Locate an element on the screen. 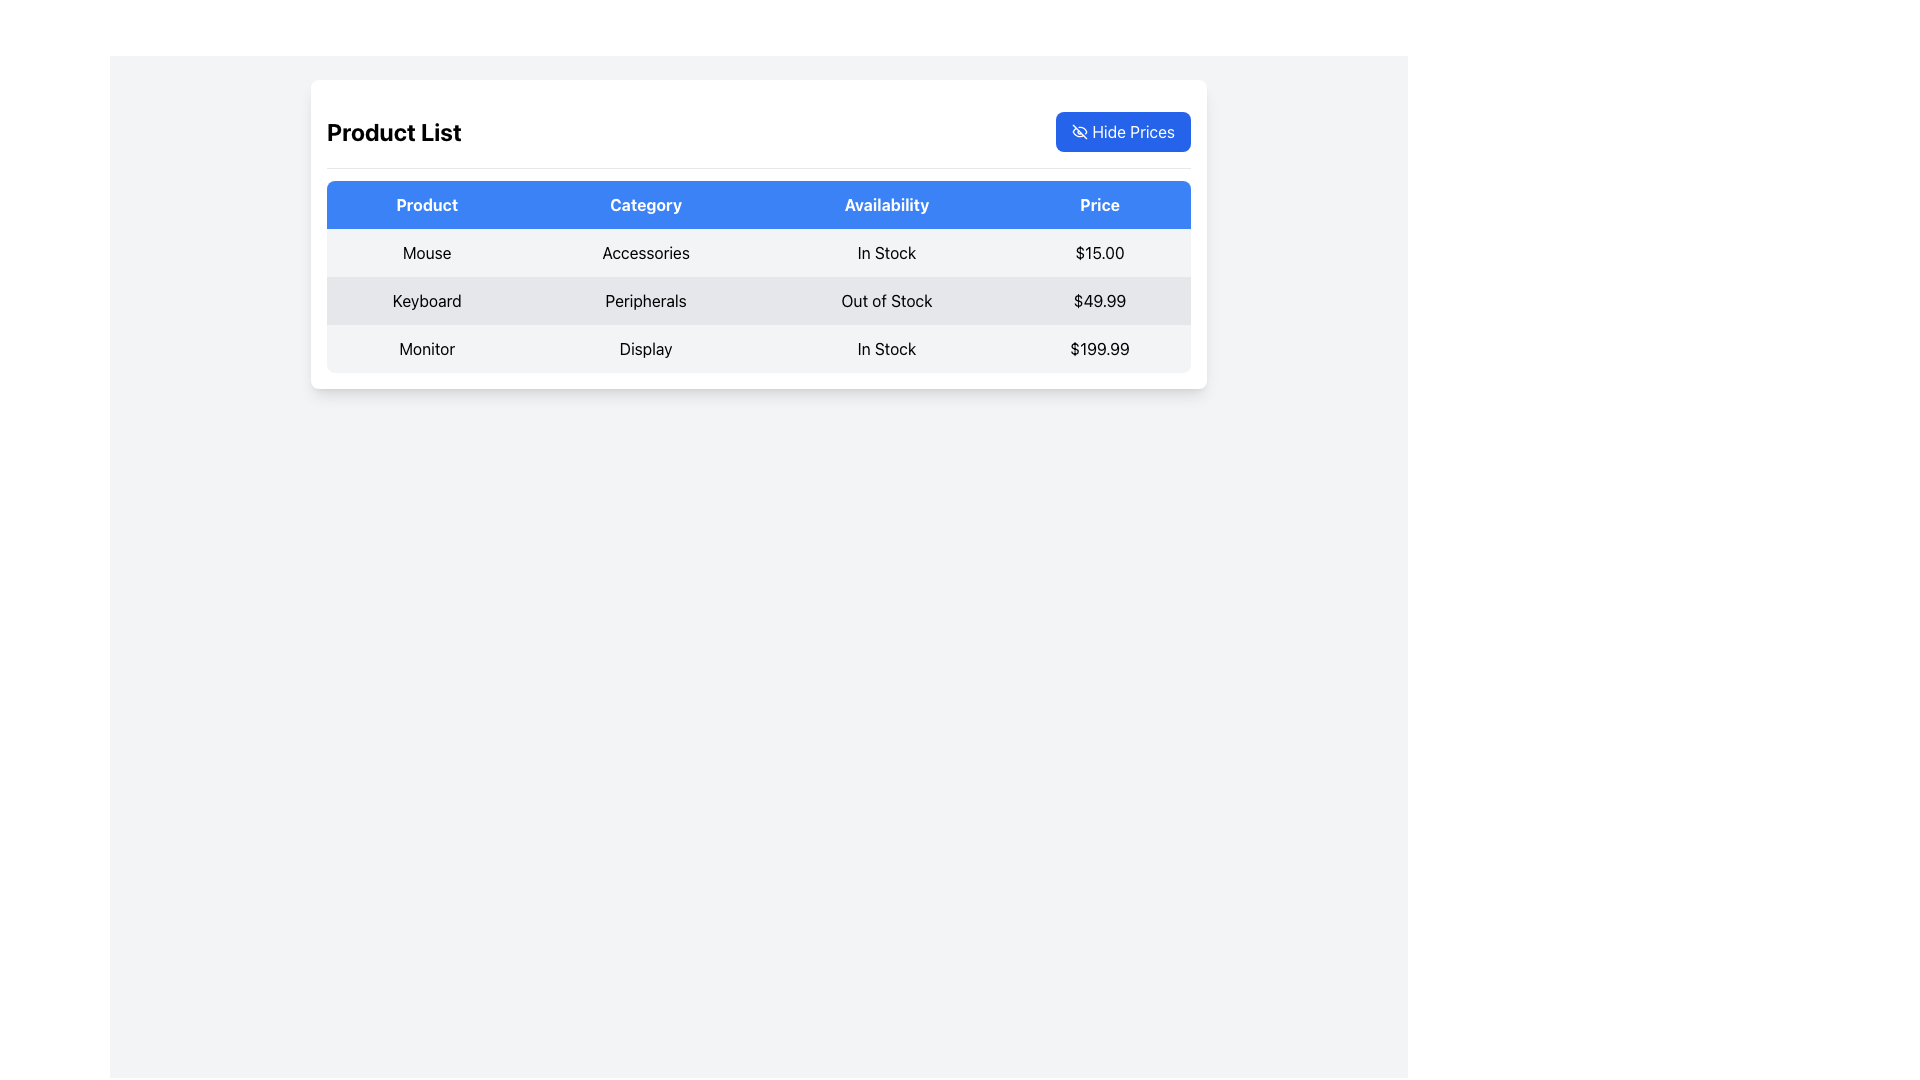  the text element indicating the category of the product 'Monitor', located in the second cell under the 'Category' header is located at coordinates (646, 347).